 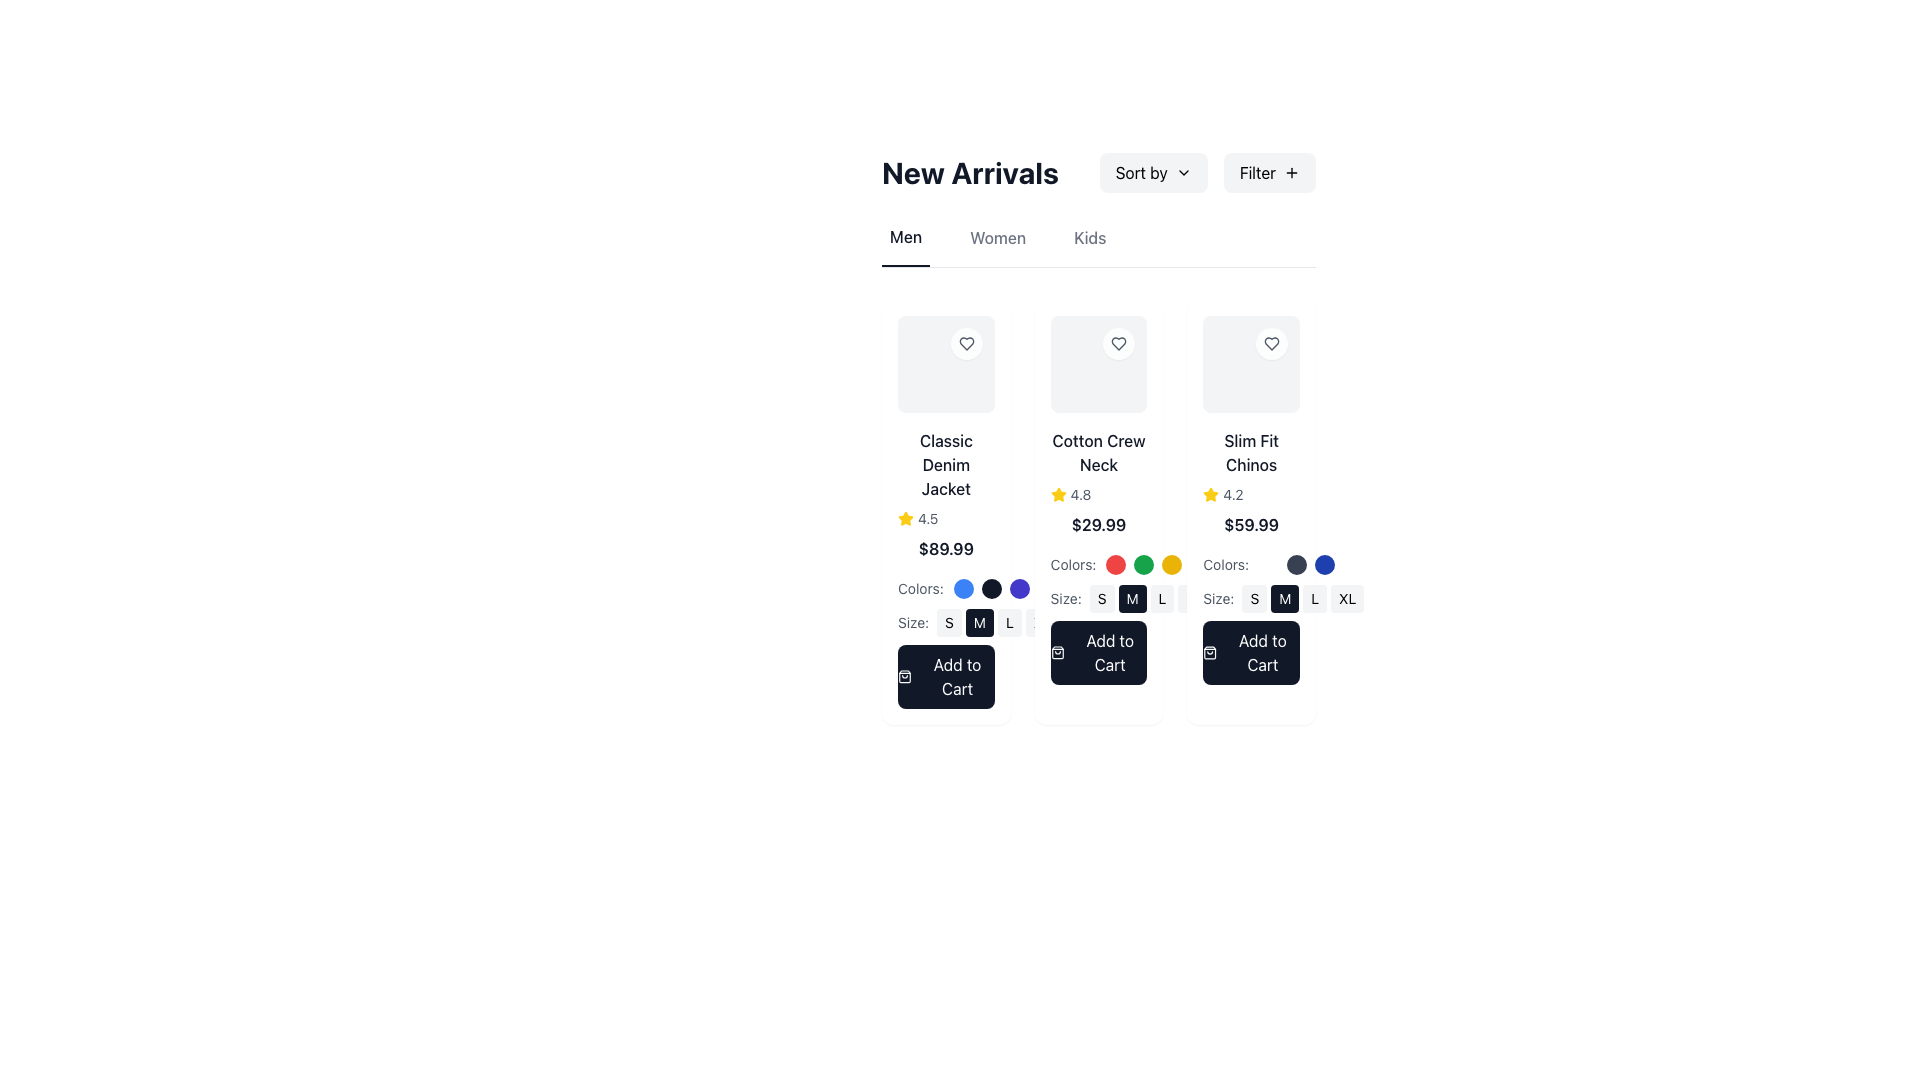 What do you see at coordinates (1195, 597) in the screenshot?
I see `the 'XL' button, which is a rectangular button with rounded edges` at bounding box center [1195, 597].